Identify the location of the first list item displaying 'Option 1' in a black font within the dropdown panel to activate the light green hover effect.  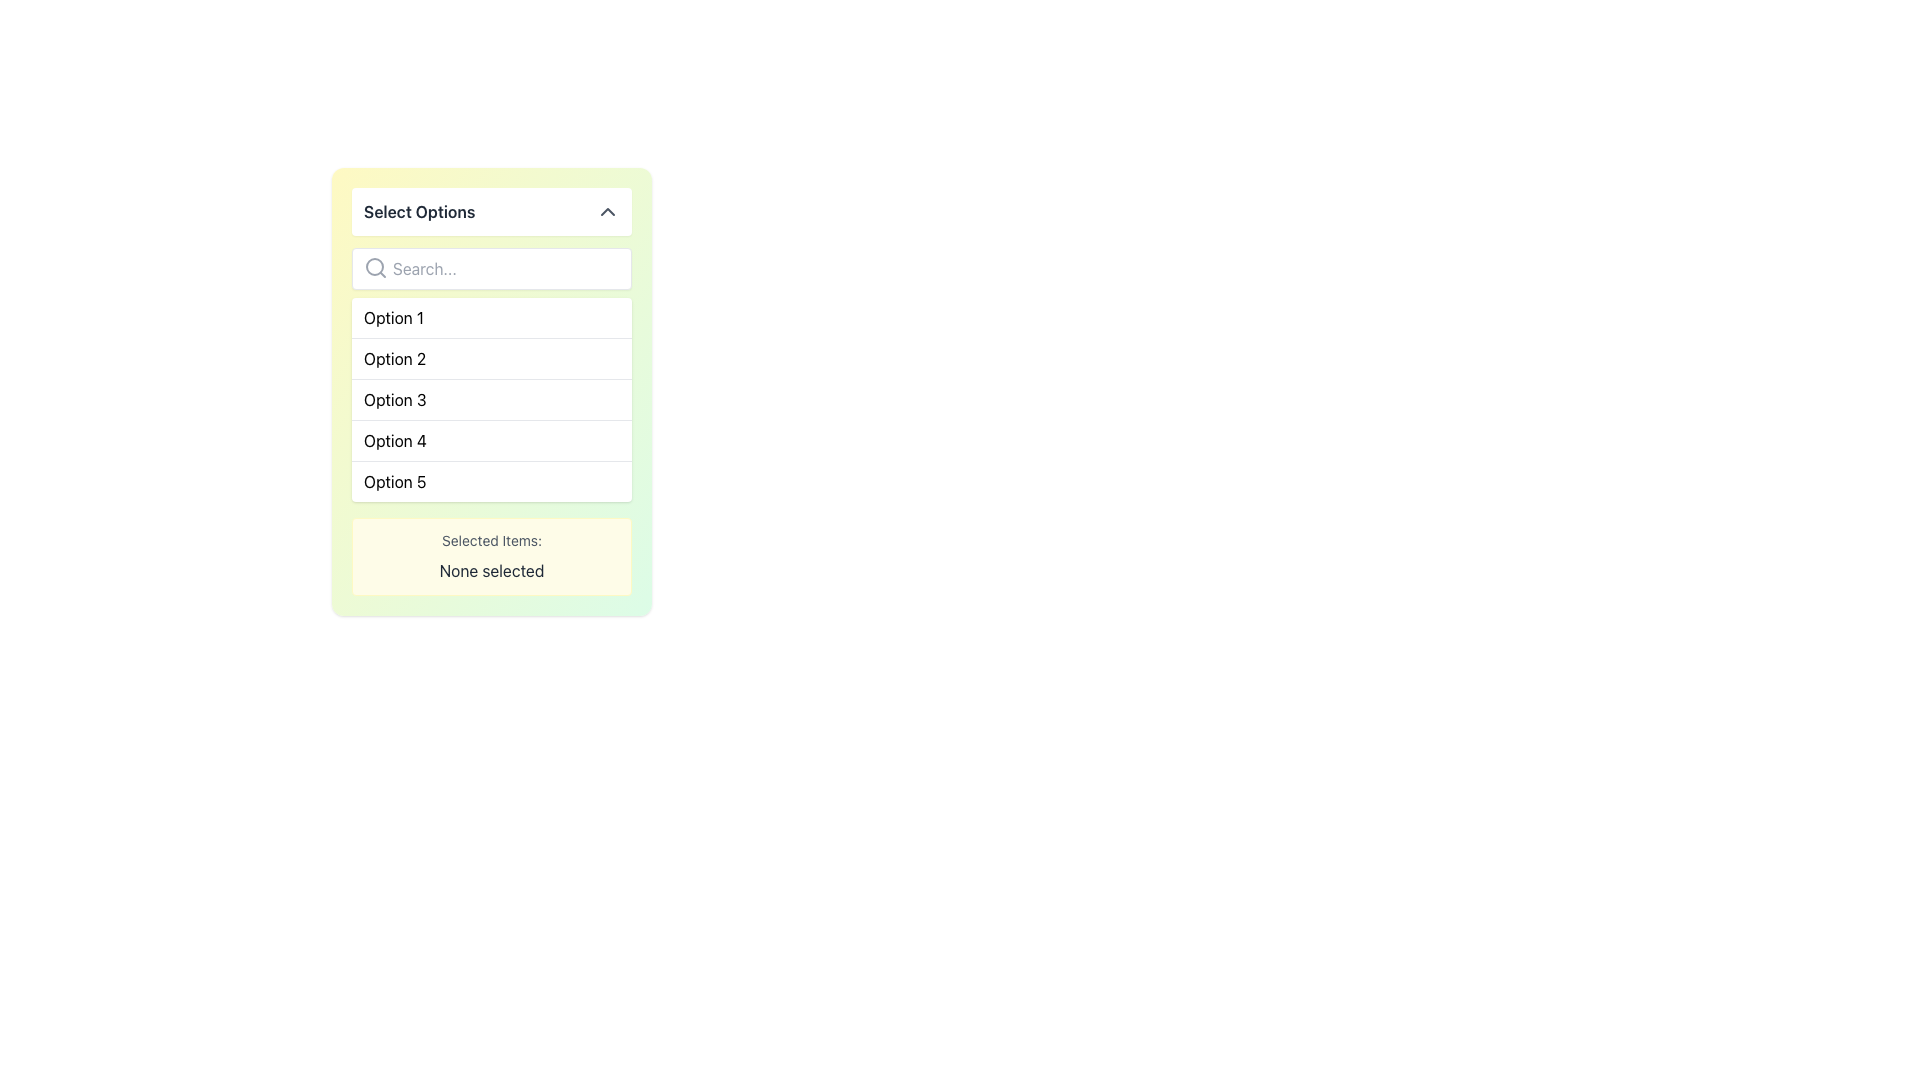
(393, 316).